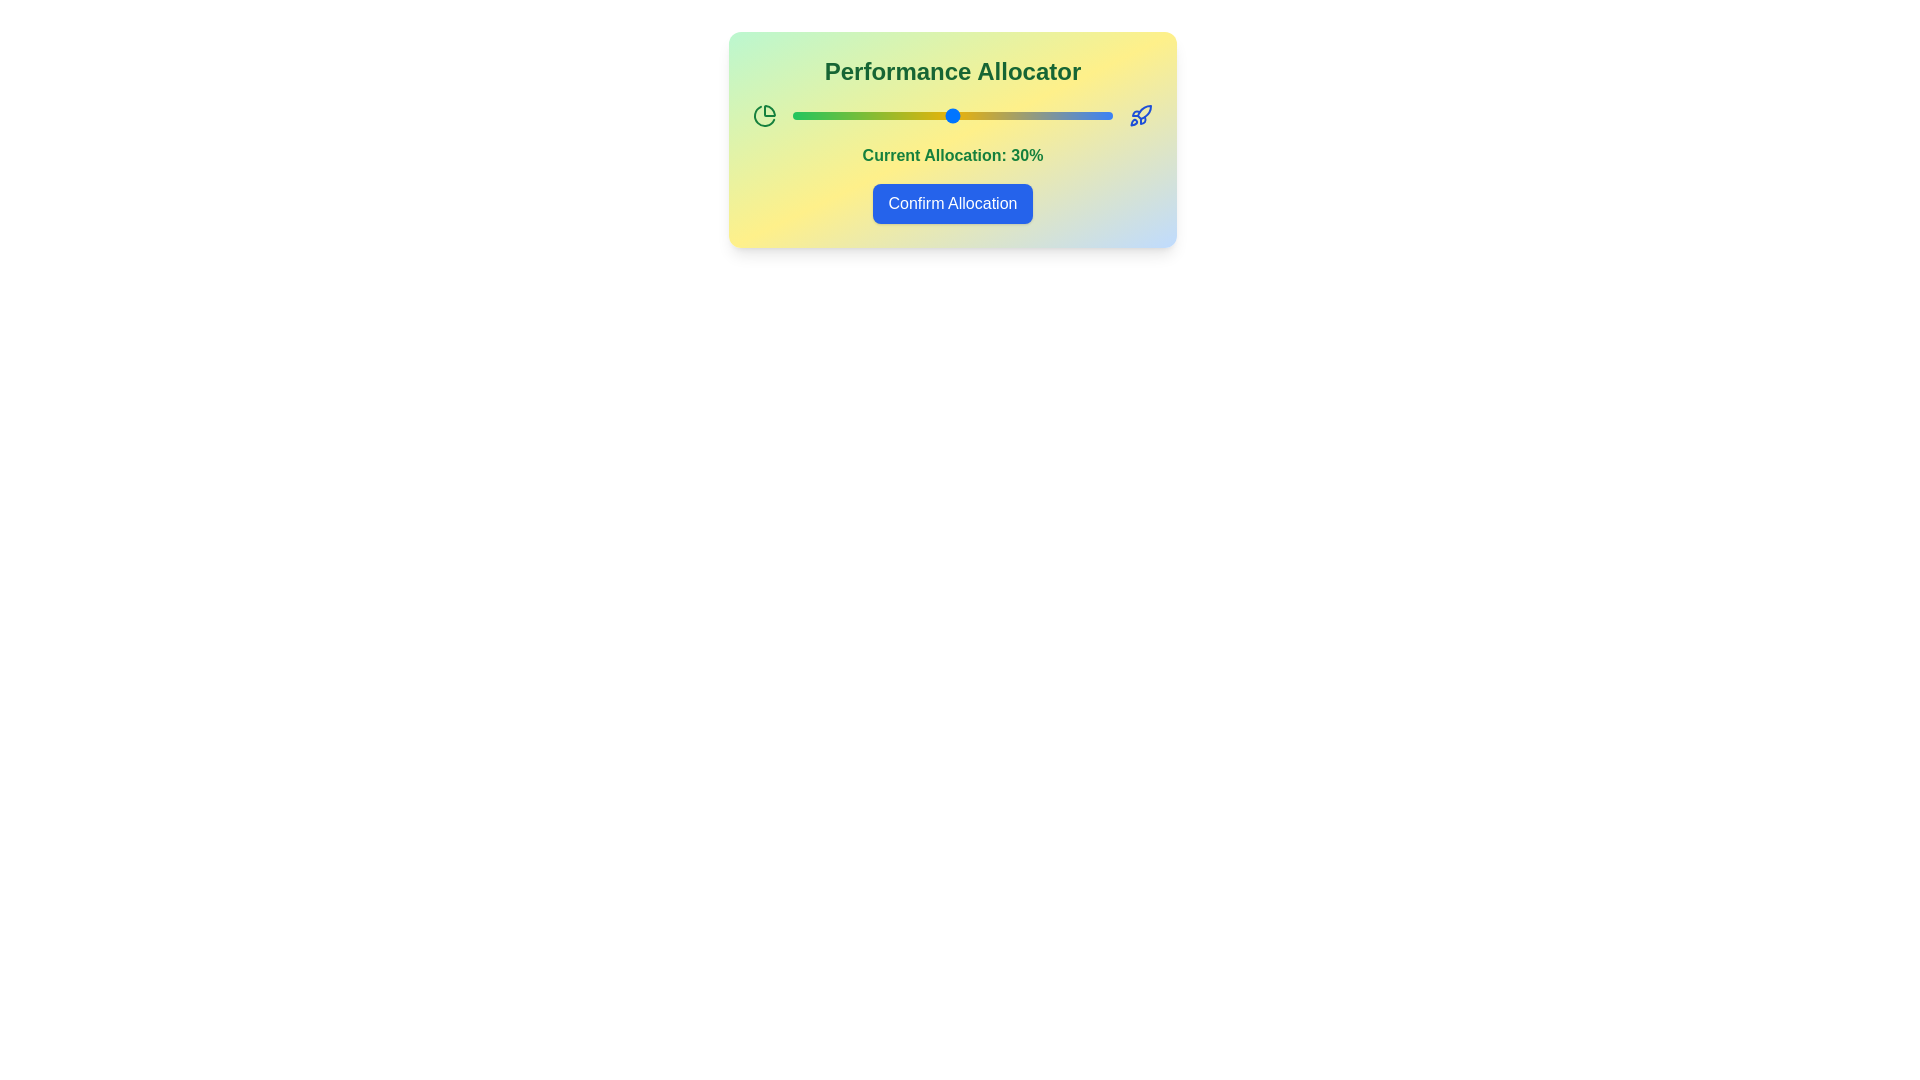 Image resolution: width=1920 pixels, height=1080 pixels. What do you see at coordinates (993, 115) in the screenshot?
I see `the allocation slider to 35%` at bounding box center [993, 115].